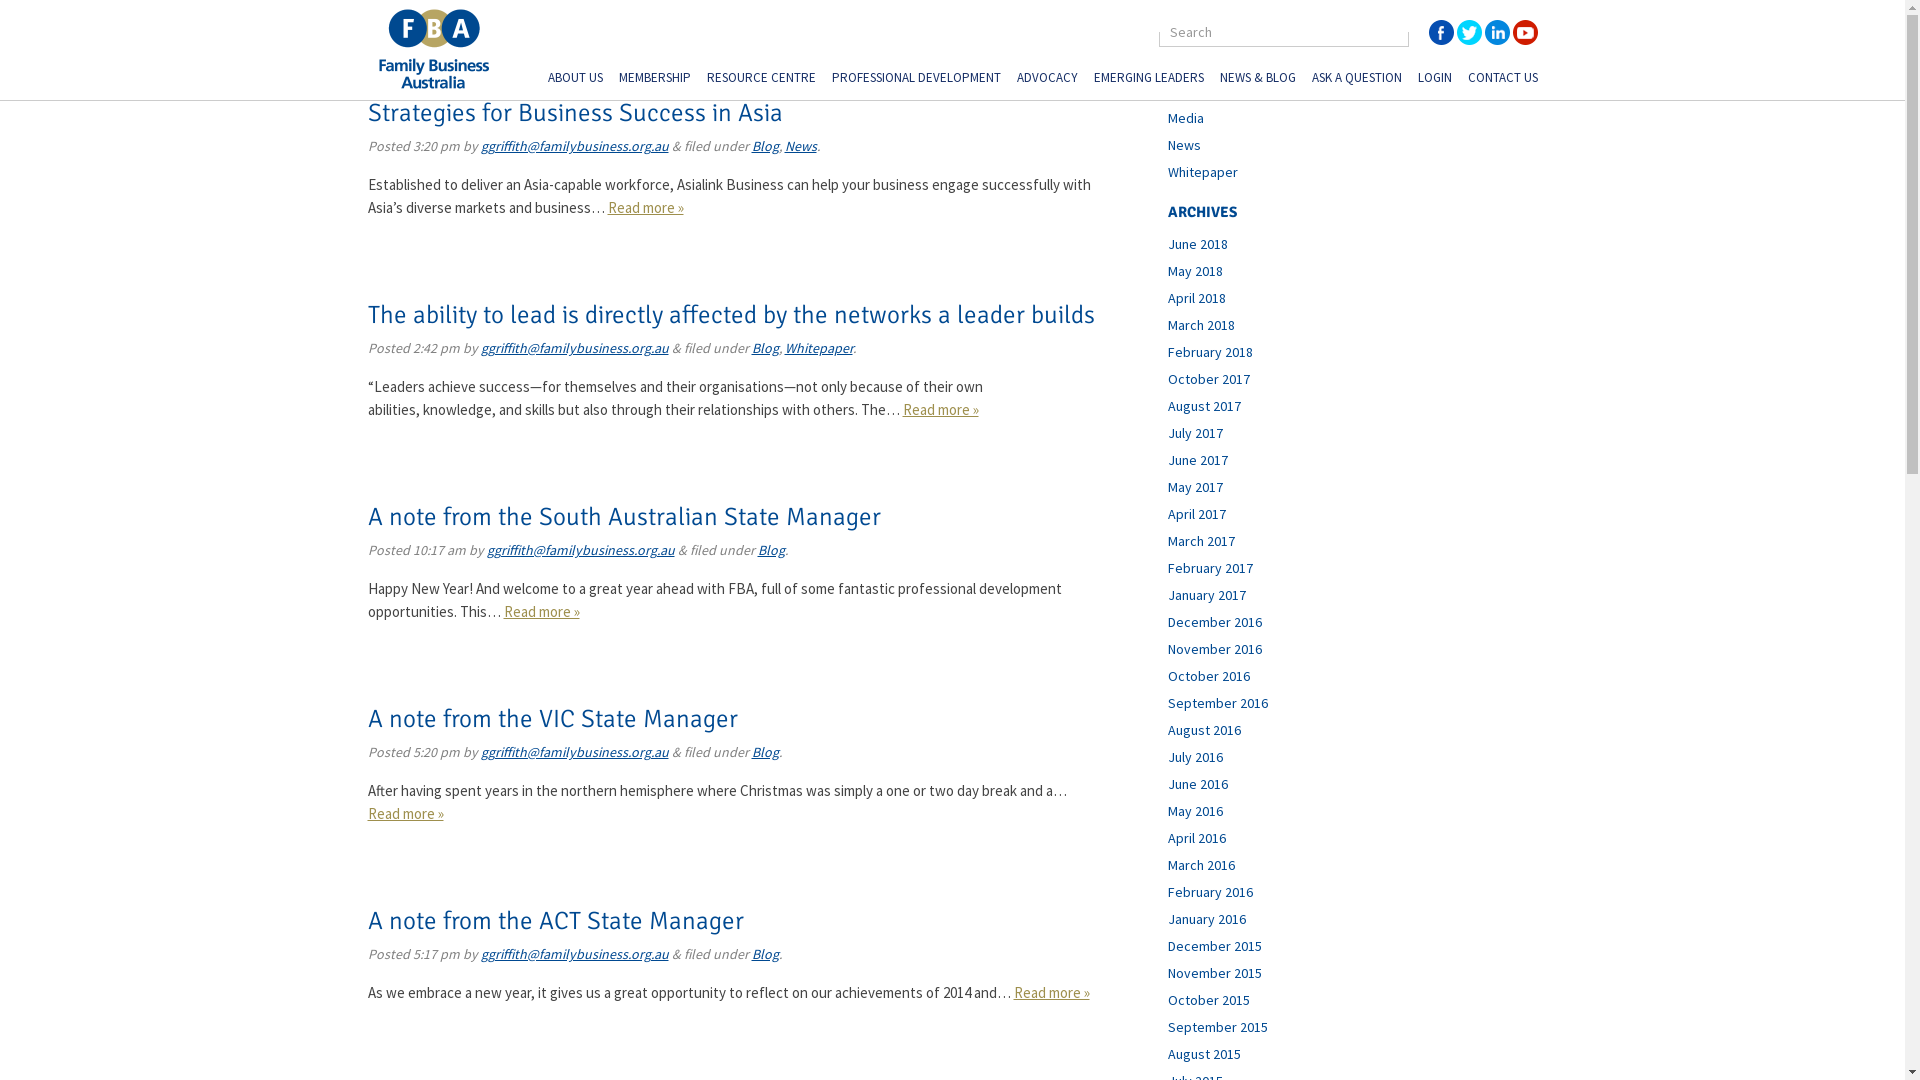  Describe the element at coordinates (1203, 729) in the screenshot. I see `'August 2016'` at that location.